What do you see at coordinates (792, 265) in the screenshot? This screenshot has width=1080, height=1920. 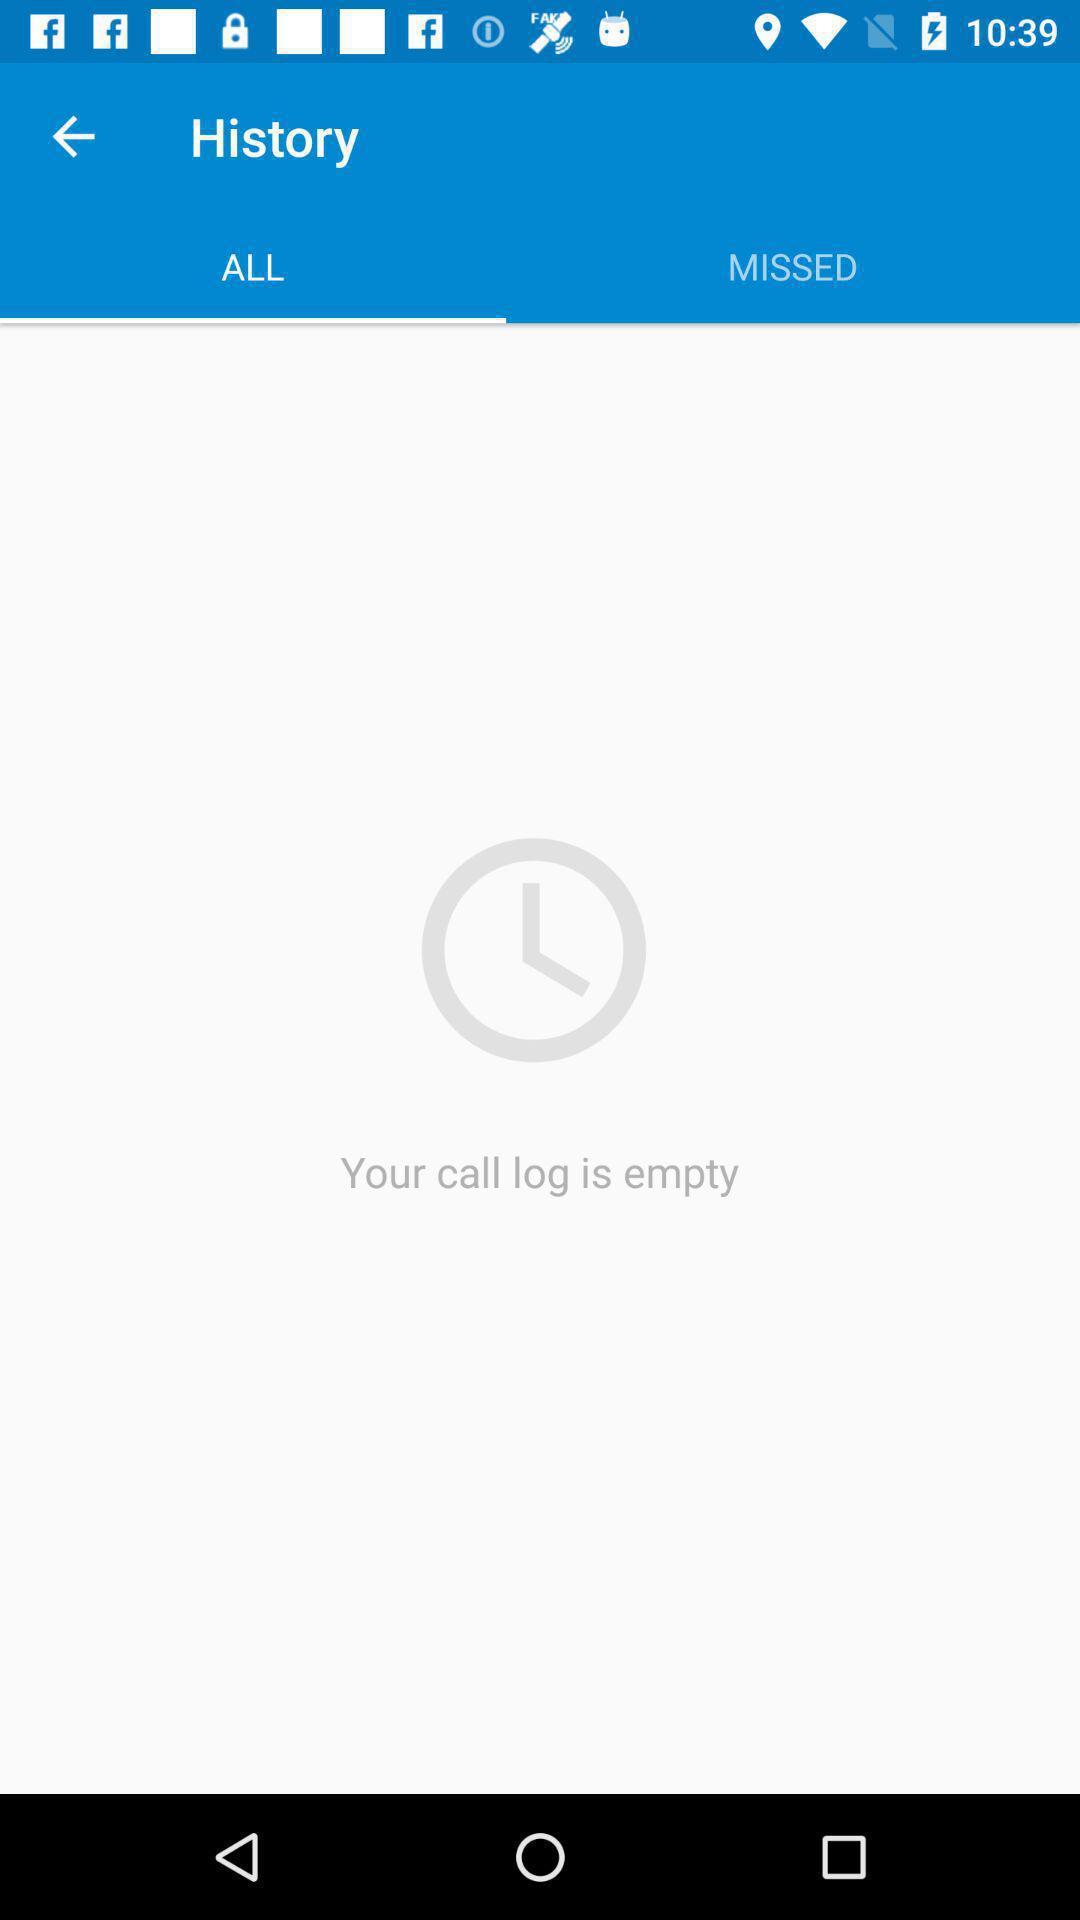 I see `the app at the top right corner` at bounding box center [792, 265].